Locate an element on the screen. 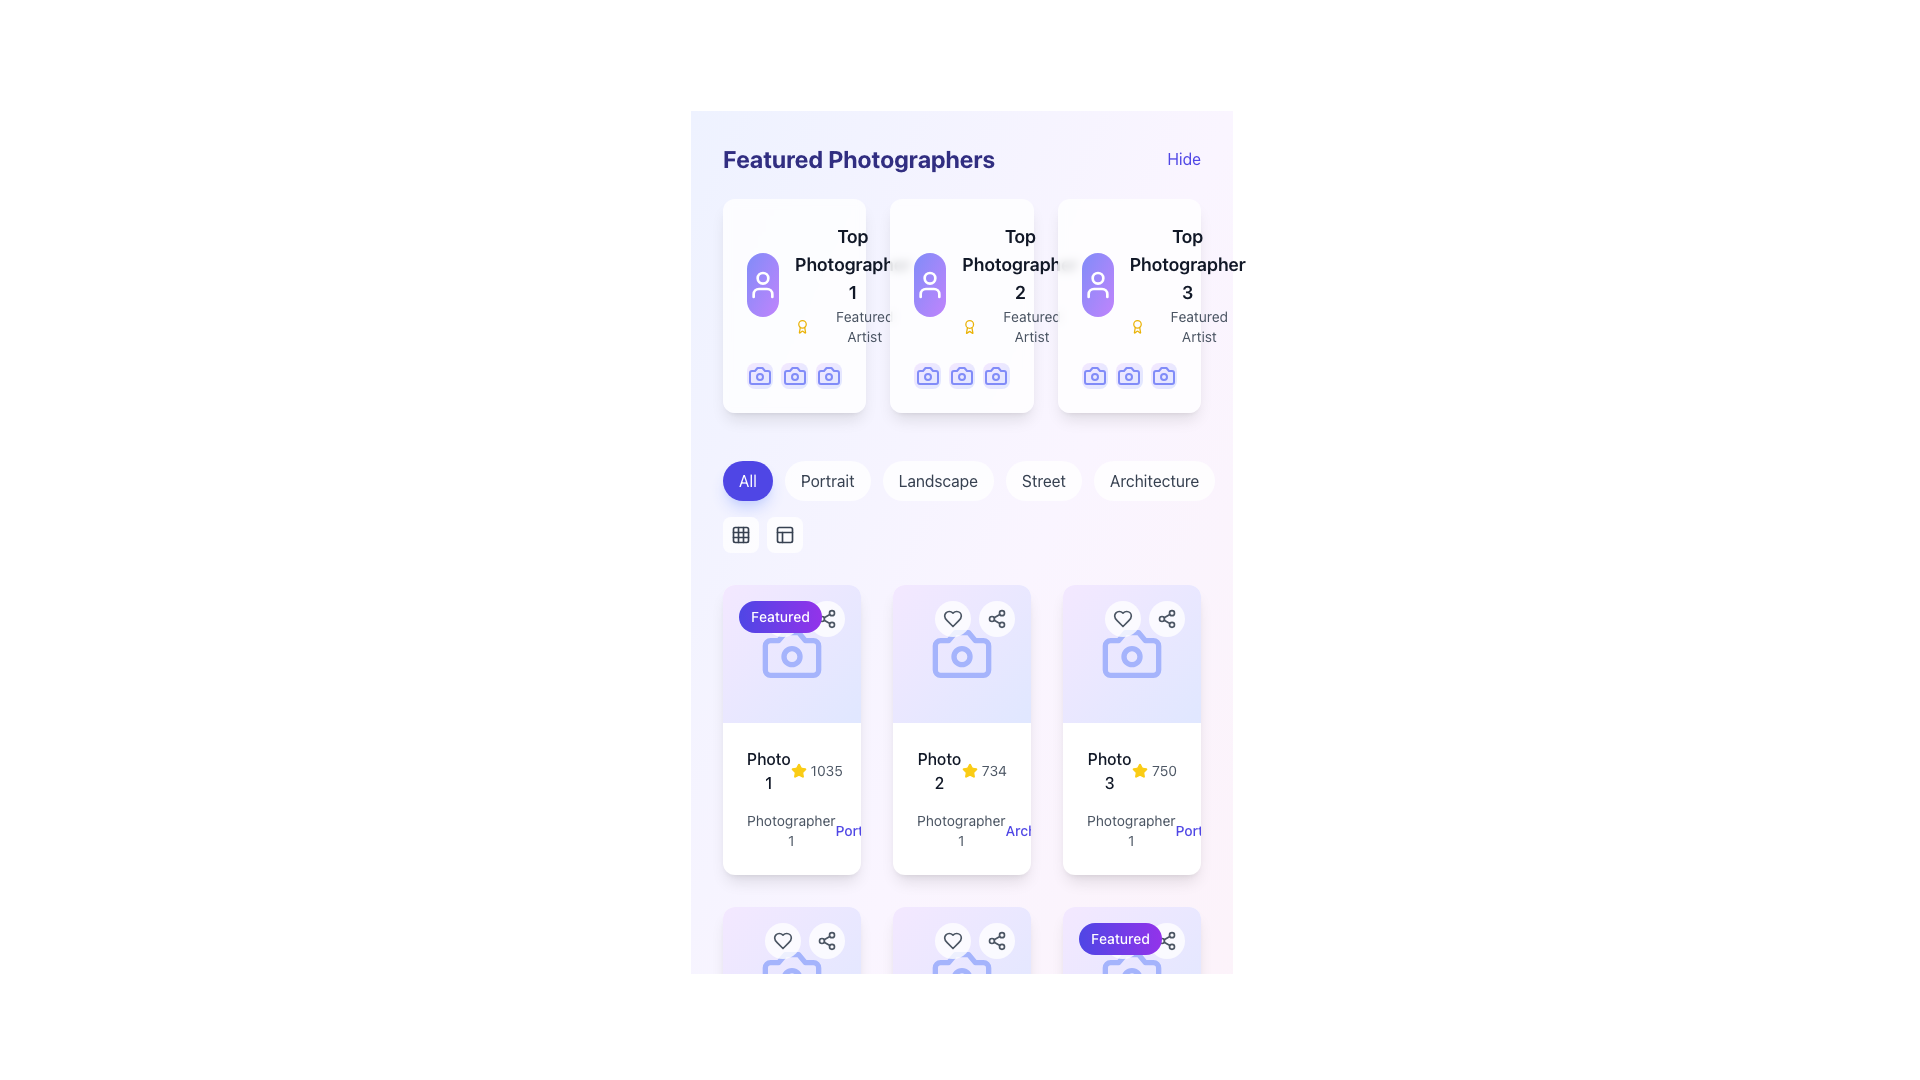  the descriptive text element that provides the name of the photographer, located within the second card in the grid of cards, near the bottom of the card and adjacent to the text 'Architecture' is located at coordinates (961, 831).